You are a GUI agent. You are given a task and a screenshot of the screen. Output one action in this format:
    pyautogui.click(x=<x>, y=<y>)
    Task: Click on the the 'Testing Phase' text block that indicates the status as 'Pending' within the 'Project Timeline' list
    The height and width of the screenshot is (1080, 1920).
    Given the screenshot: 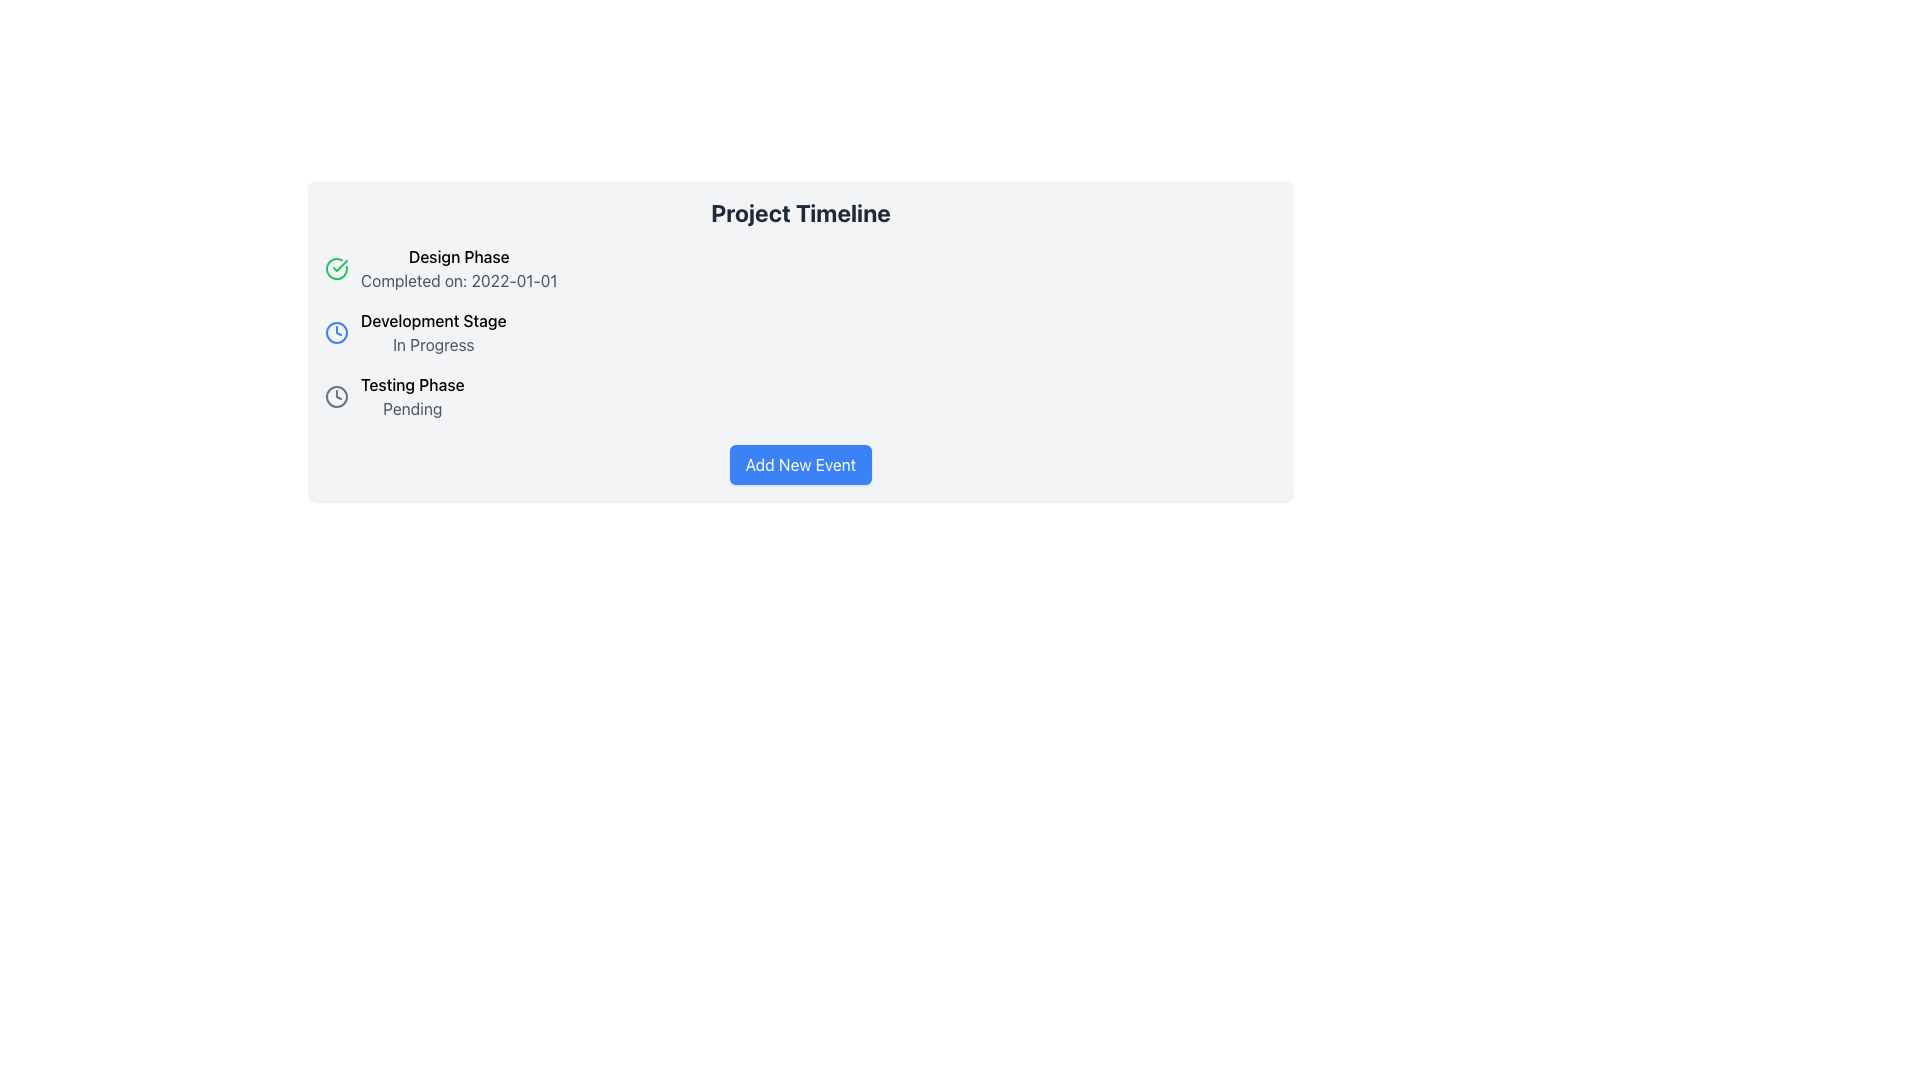 What is the action you would take?
    pyautogui.click(x=411, y=397)
    